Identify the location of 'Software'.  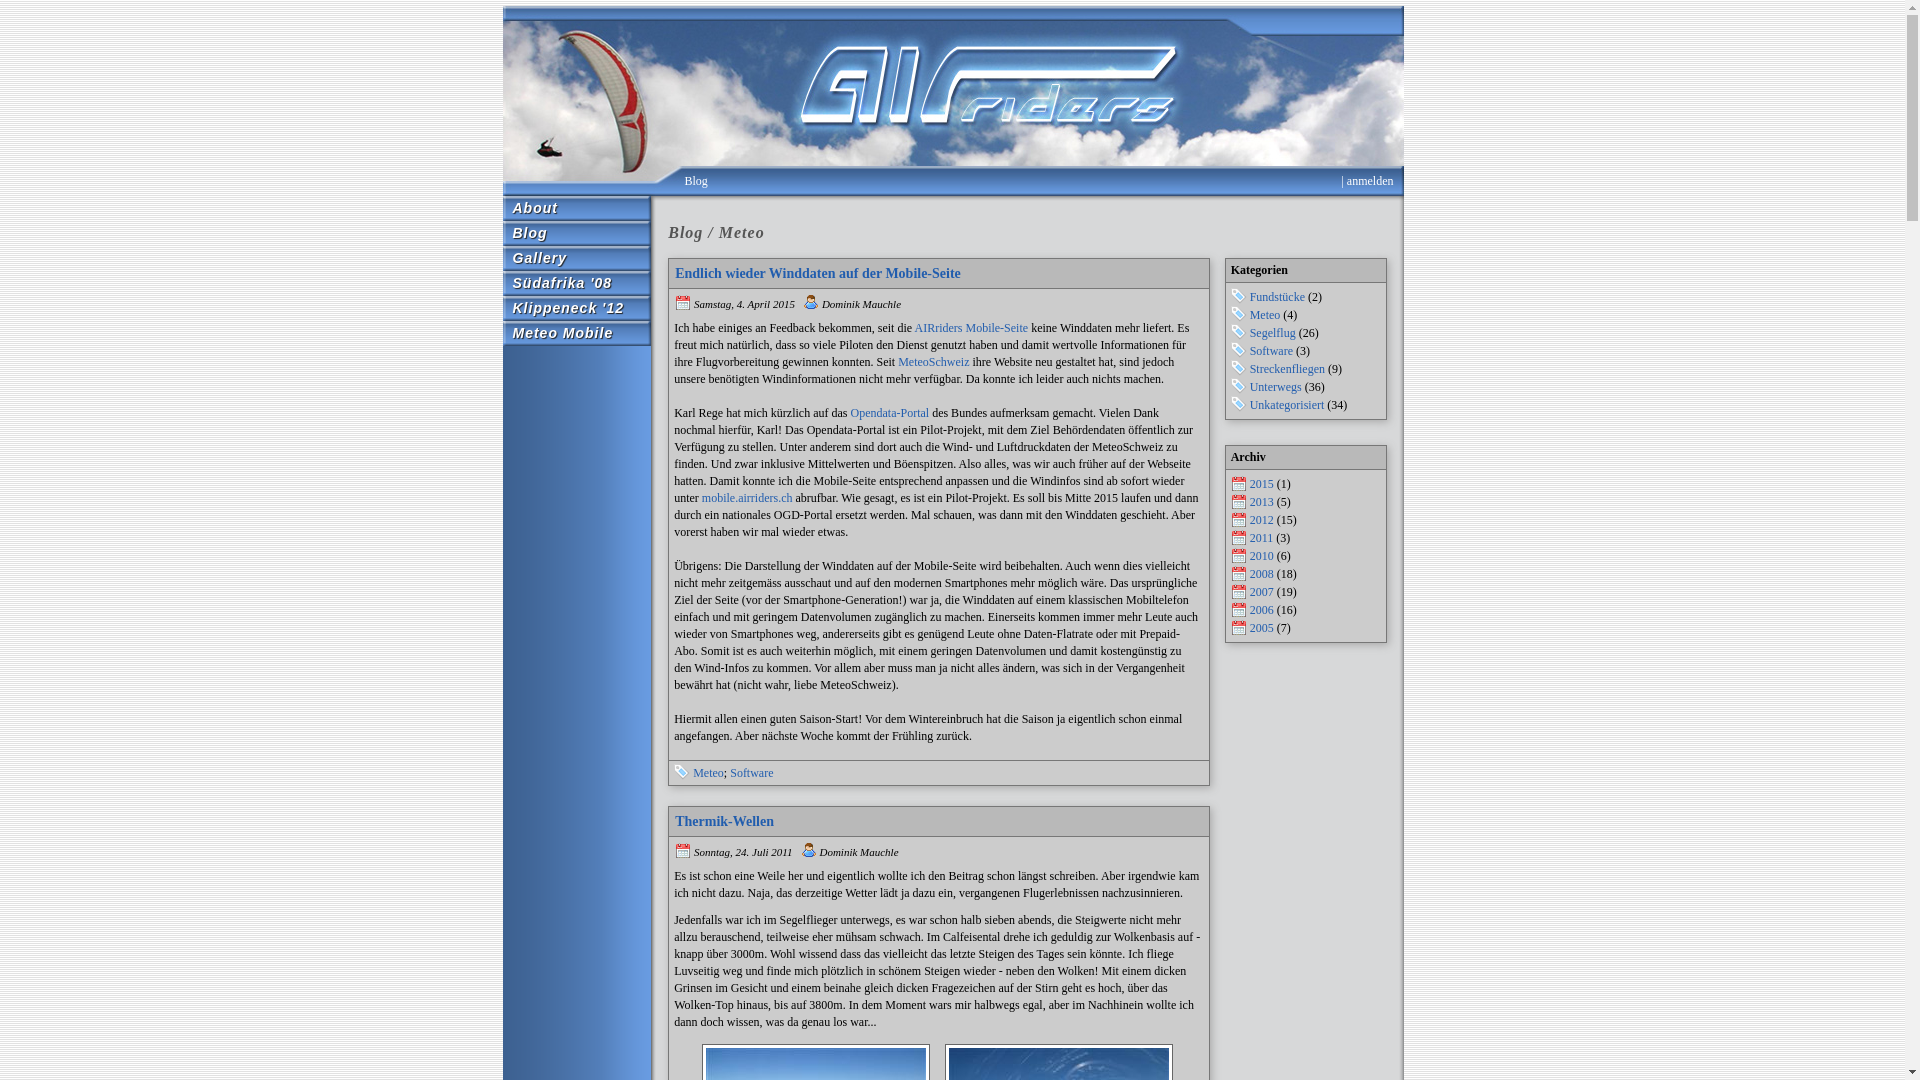
(750, 771).